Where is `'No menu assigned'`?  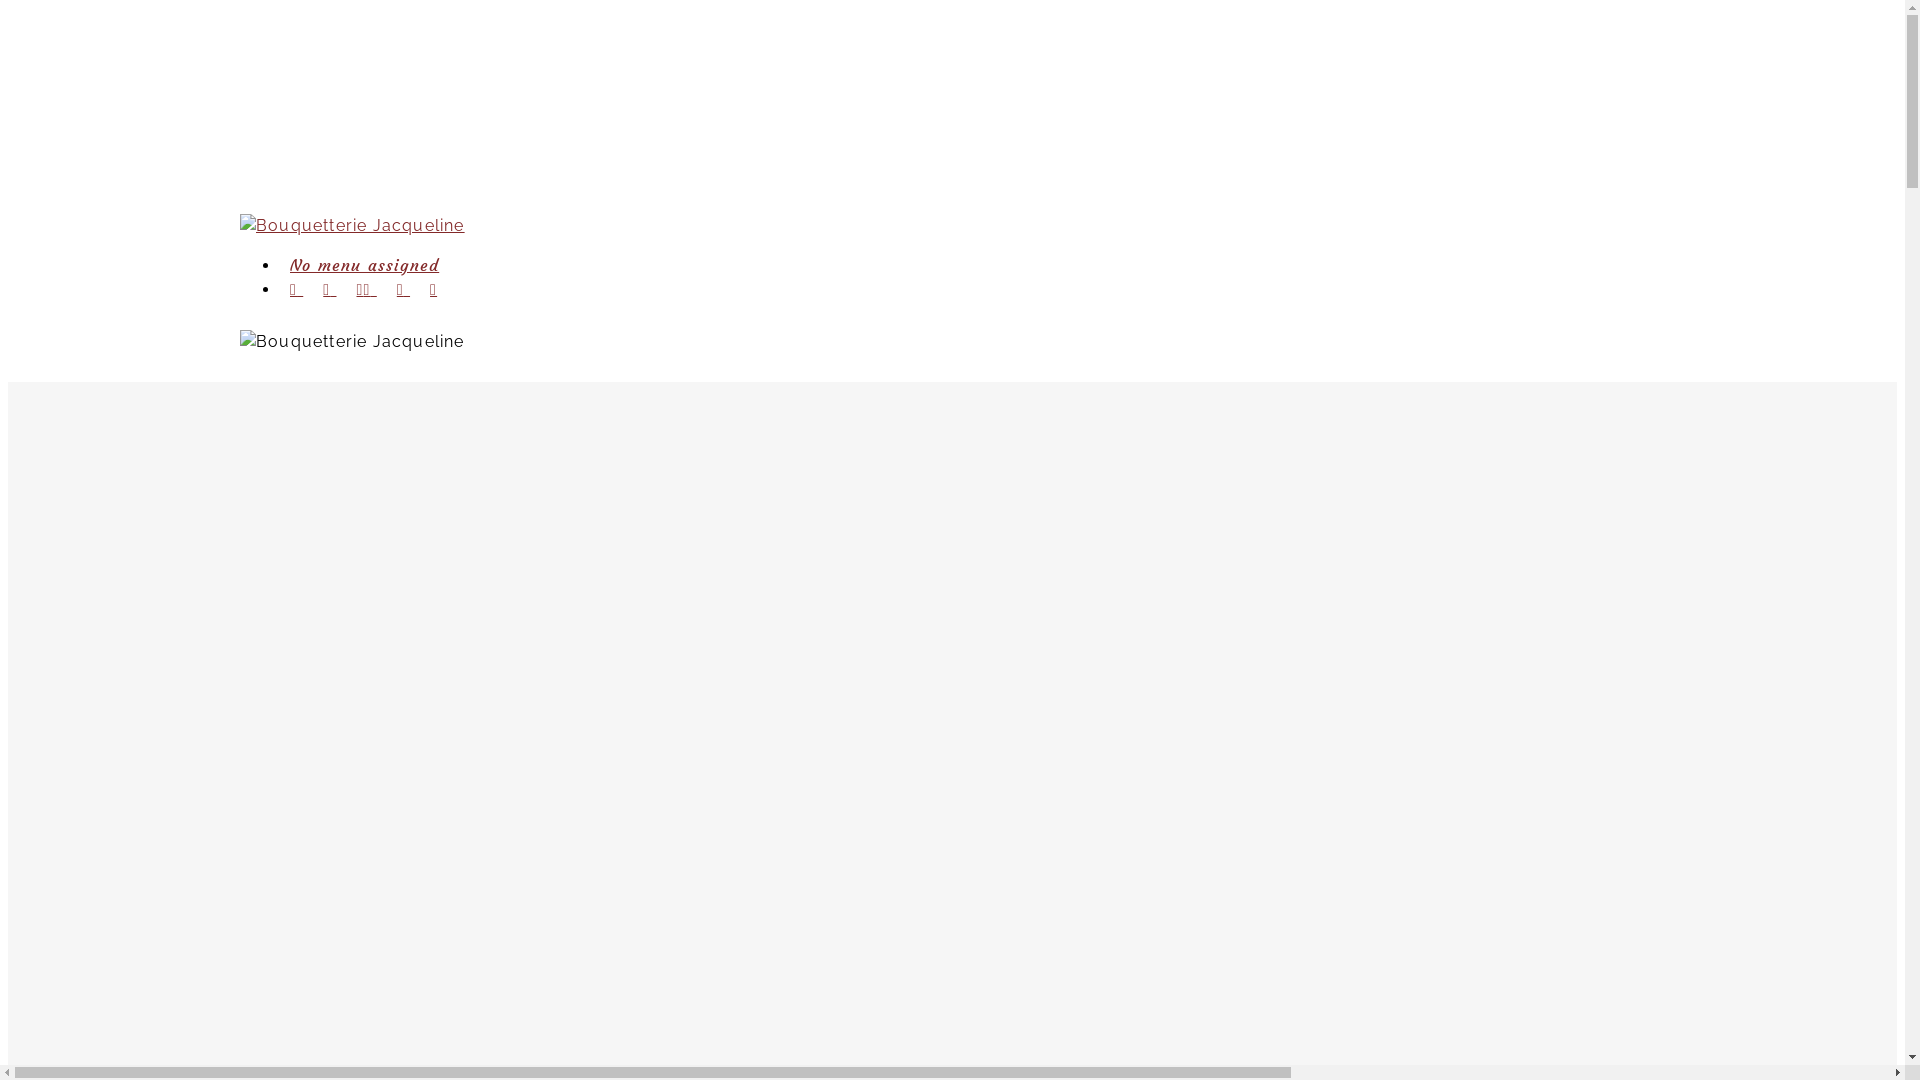
'No menu assigned' is located at coordinates (364, 264).